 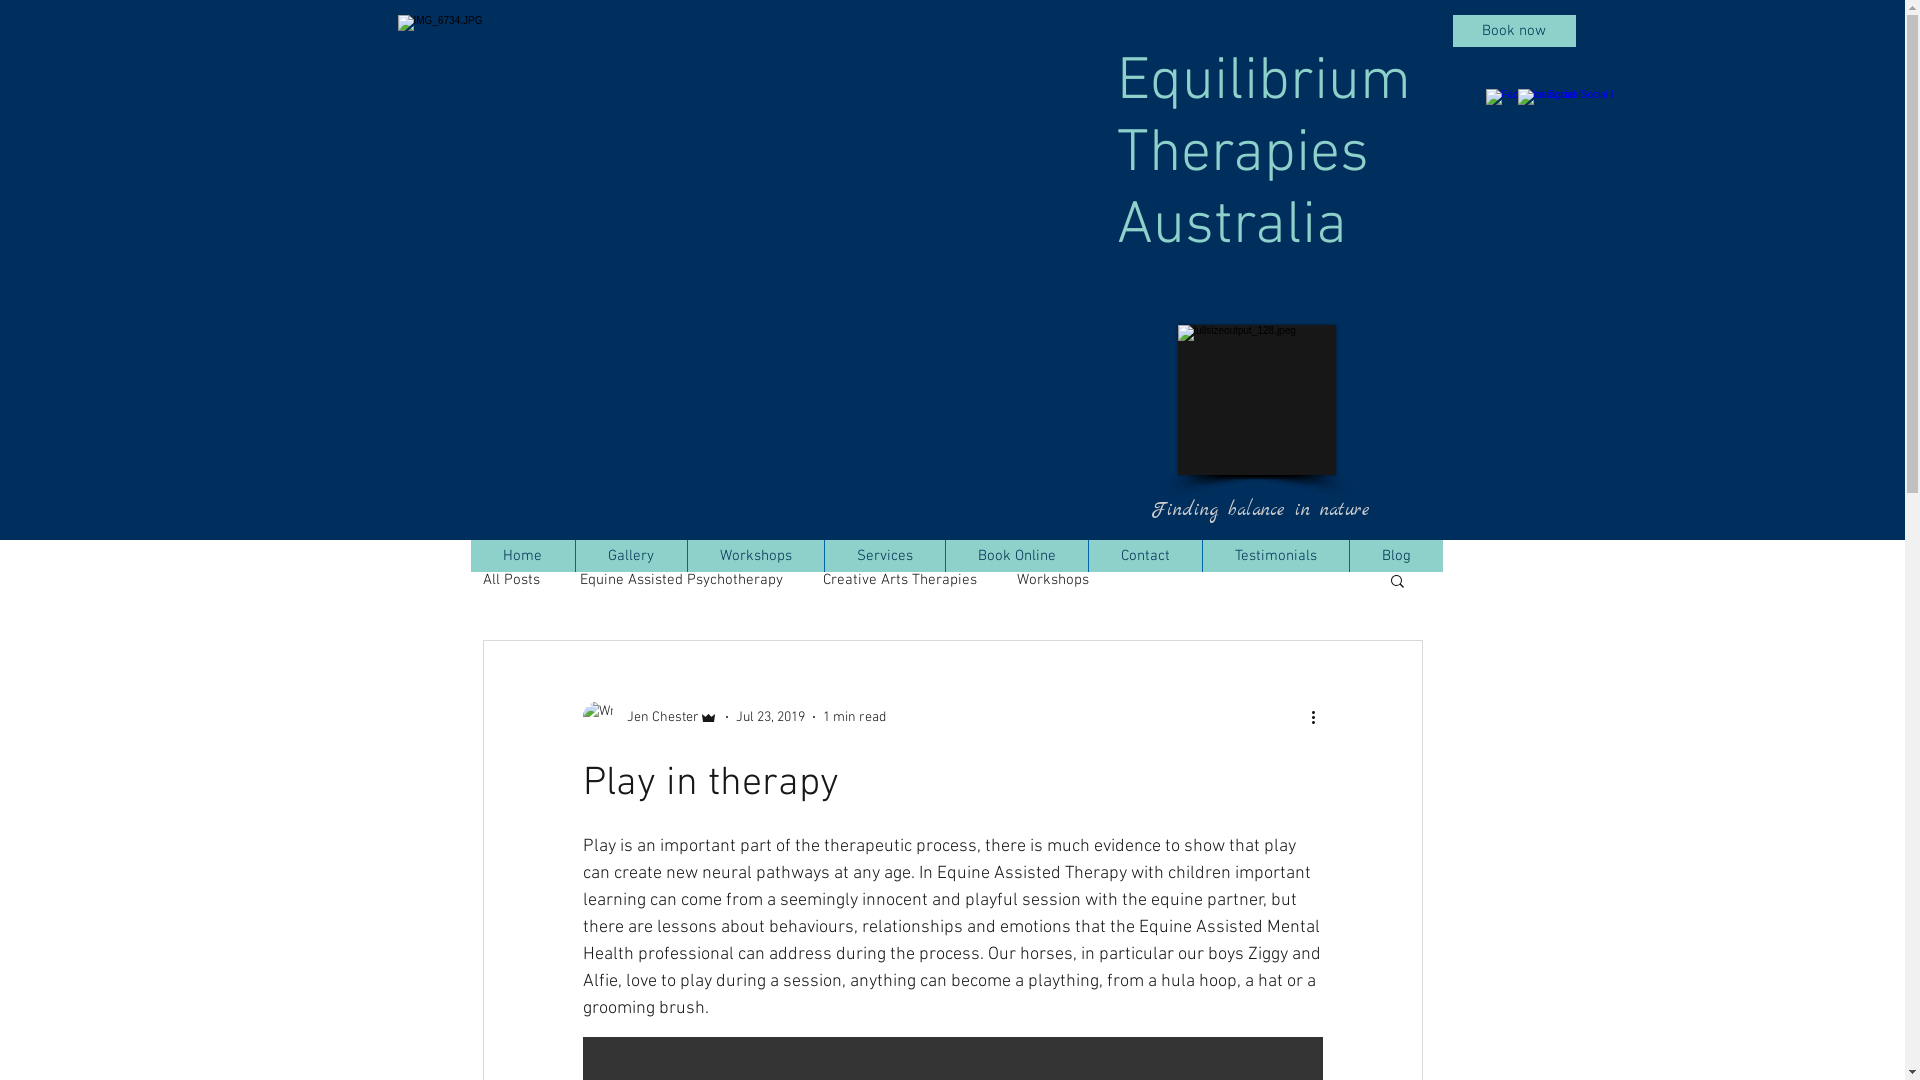 I want to click on 'Blog', so click(x=1394, y=555).